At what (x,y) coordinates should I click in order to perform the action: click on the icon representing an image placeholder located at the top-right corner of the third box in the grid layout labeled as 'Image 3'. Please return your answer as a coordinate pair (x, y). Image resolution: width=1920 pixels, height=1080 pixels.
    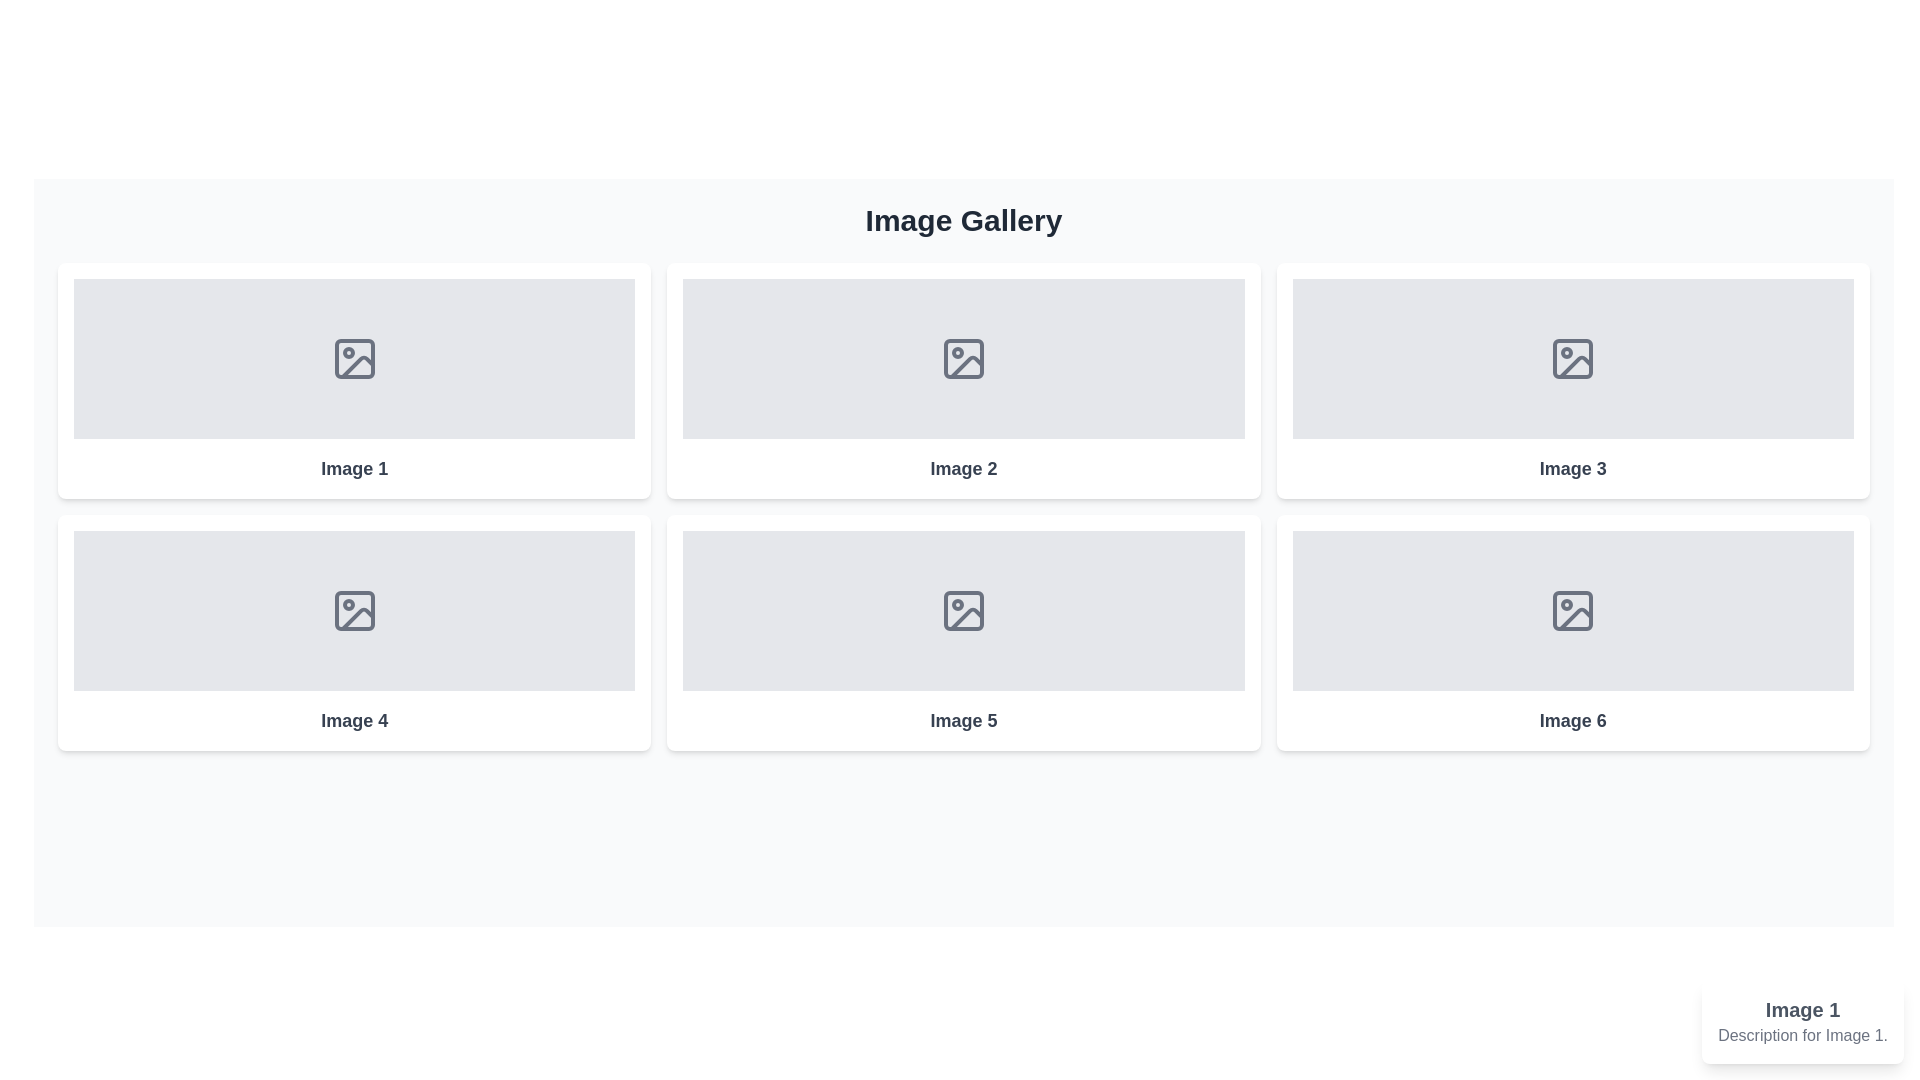
    Looking at the image, I should click on (1572, 357).